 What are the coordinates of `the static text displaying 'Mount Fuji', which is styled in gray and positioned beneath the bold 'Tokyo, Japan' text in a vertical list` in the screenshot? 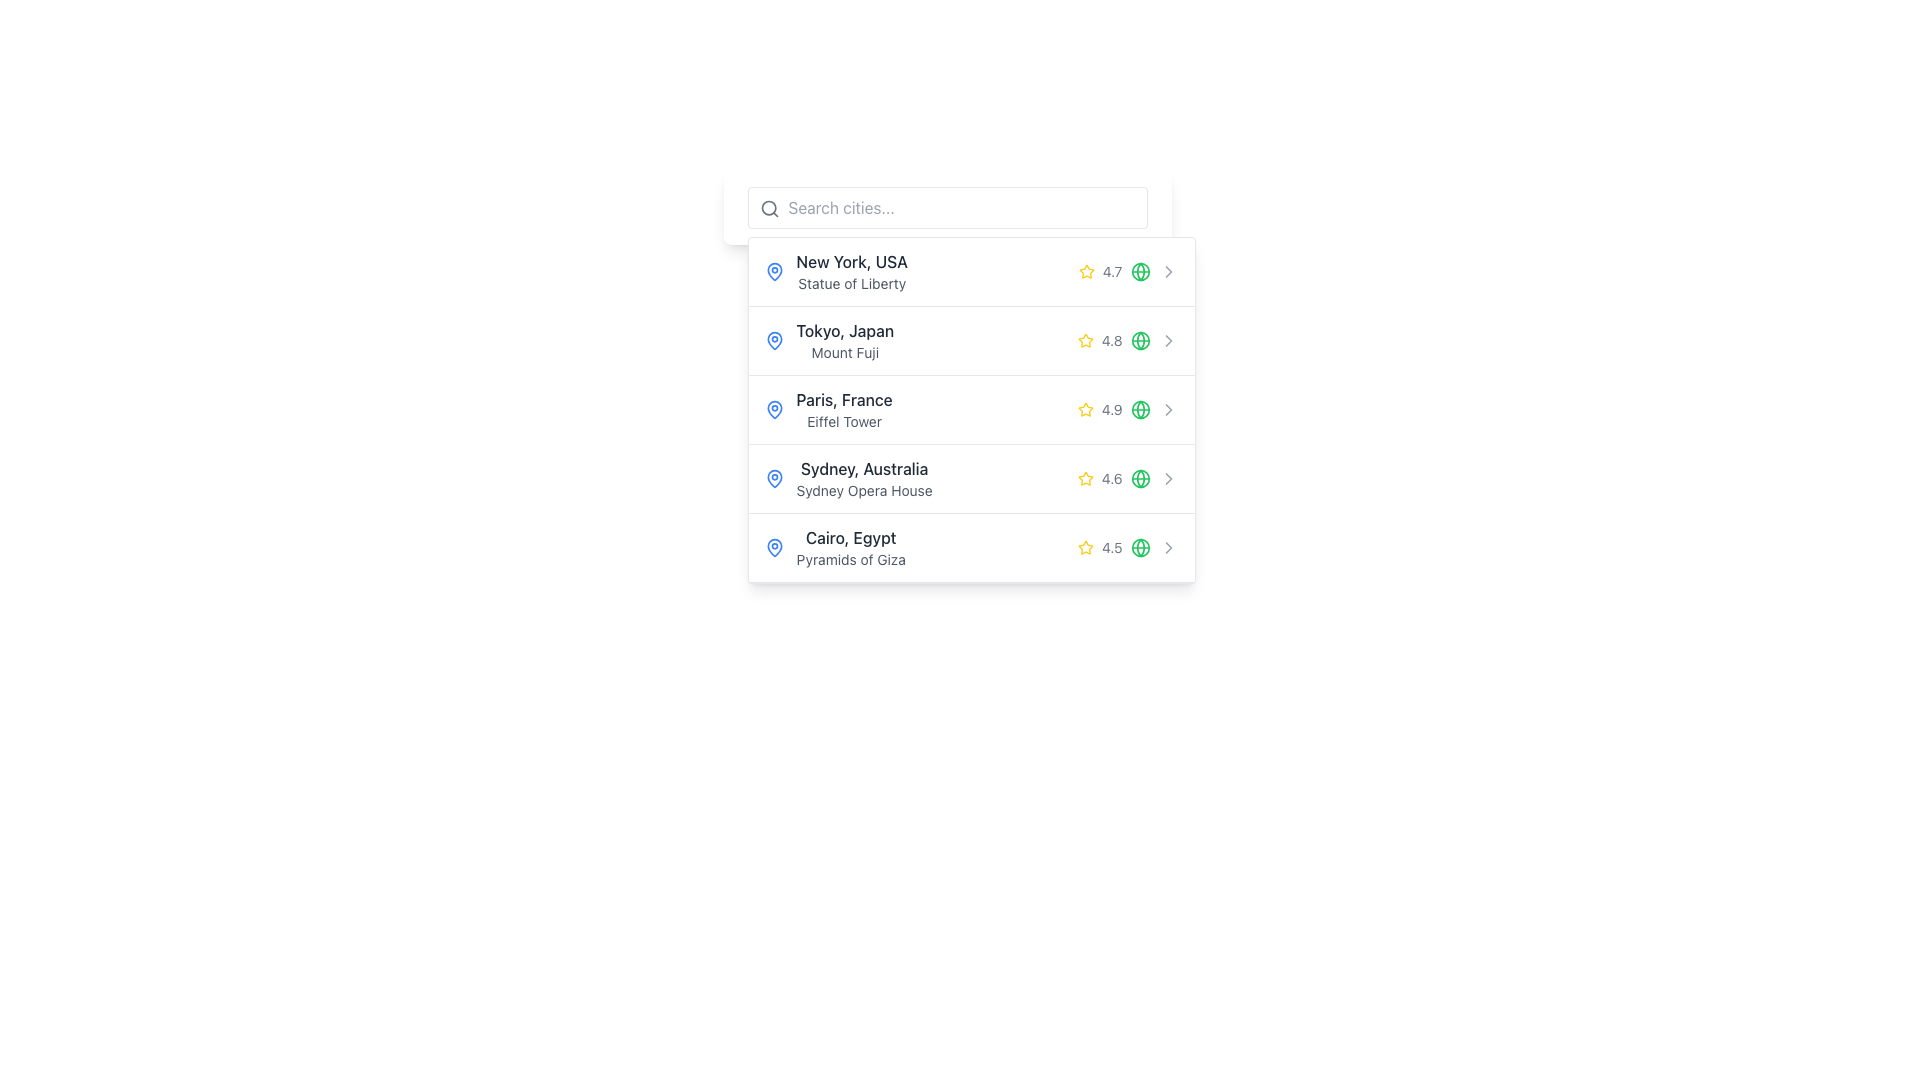 It's located at (845, 352).